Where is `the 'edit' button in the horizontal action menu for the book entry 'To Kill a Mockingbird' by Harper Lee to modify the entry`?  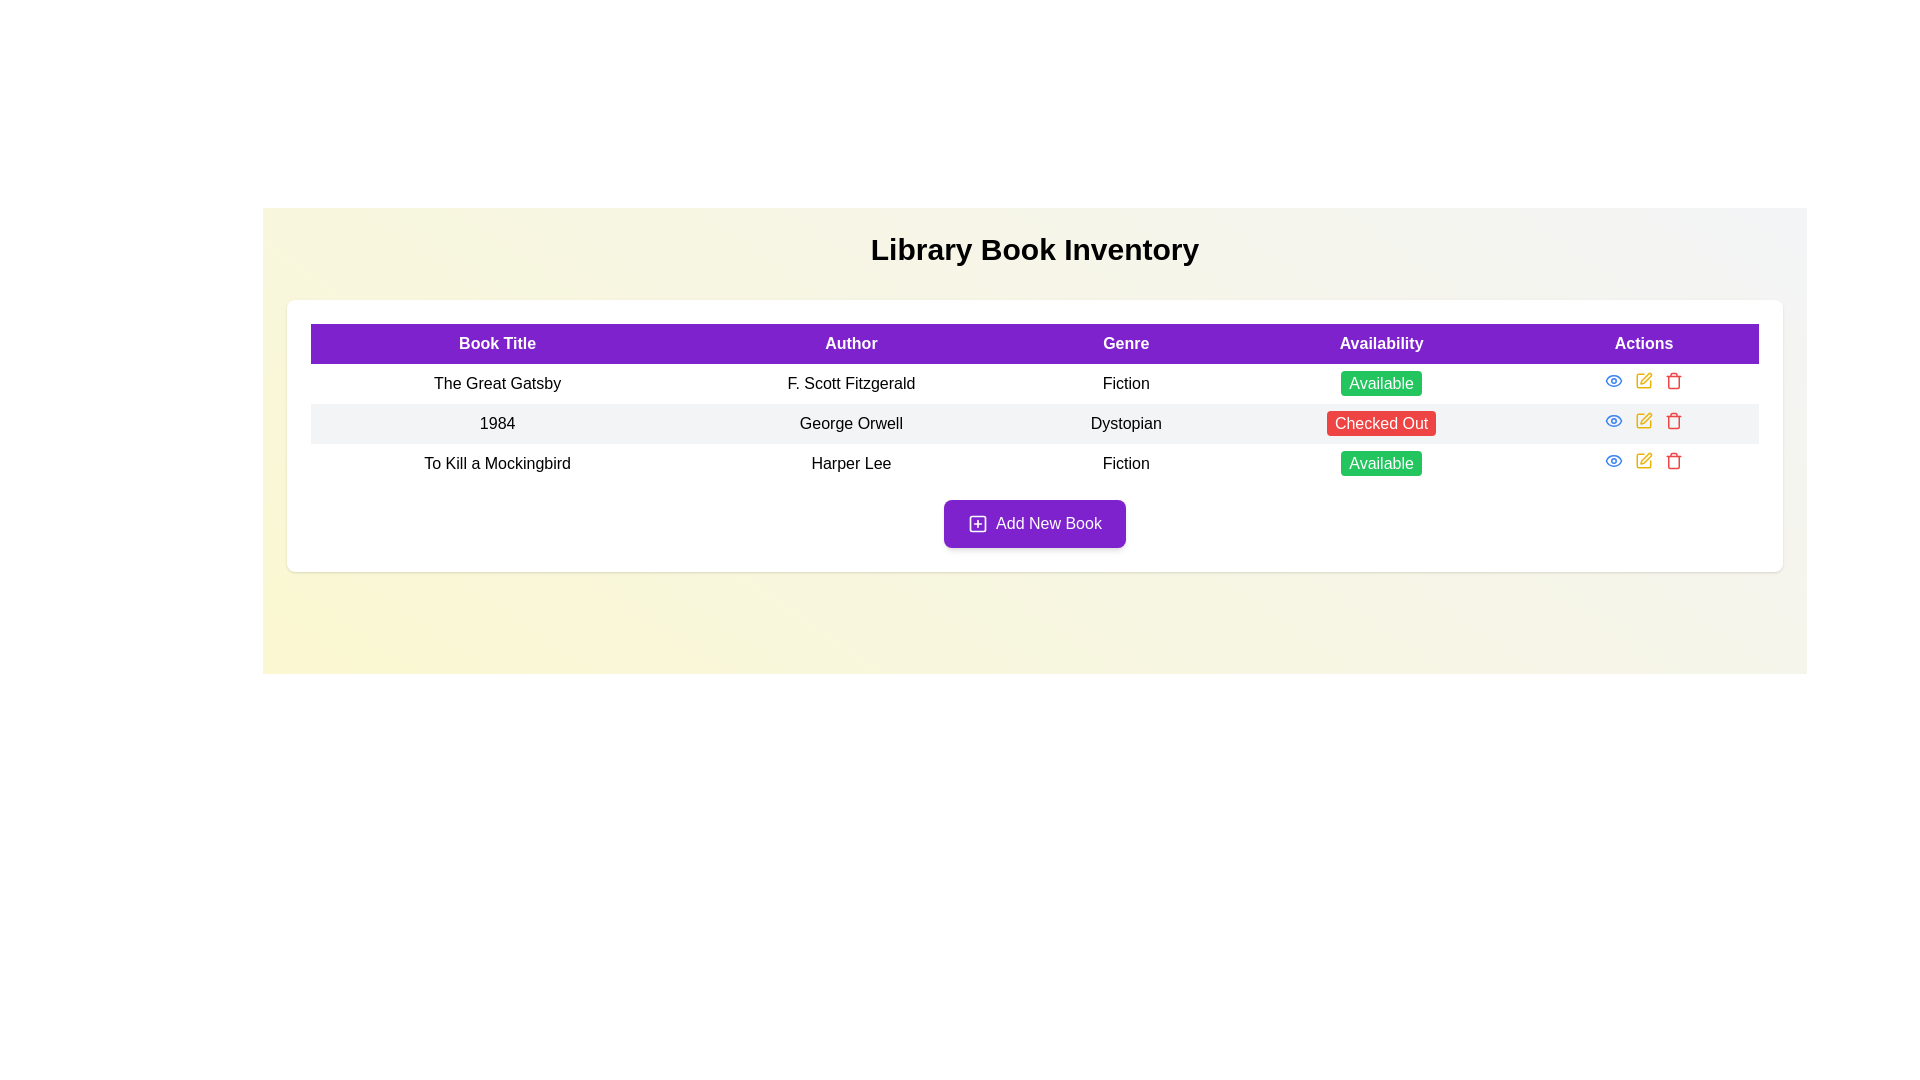
the 'edit' button in the horizontal action menu for the book entry 'To Kill a Mockingbird' by Harper Lee to modify the entry is located at coordinates (1643, 461).